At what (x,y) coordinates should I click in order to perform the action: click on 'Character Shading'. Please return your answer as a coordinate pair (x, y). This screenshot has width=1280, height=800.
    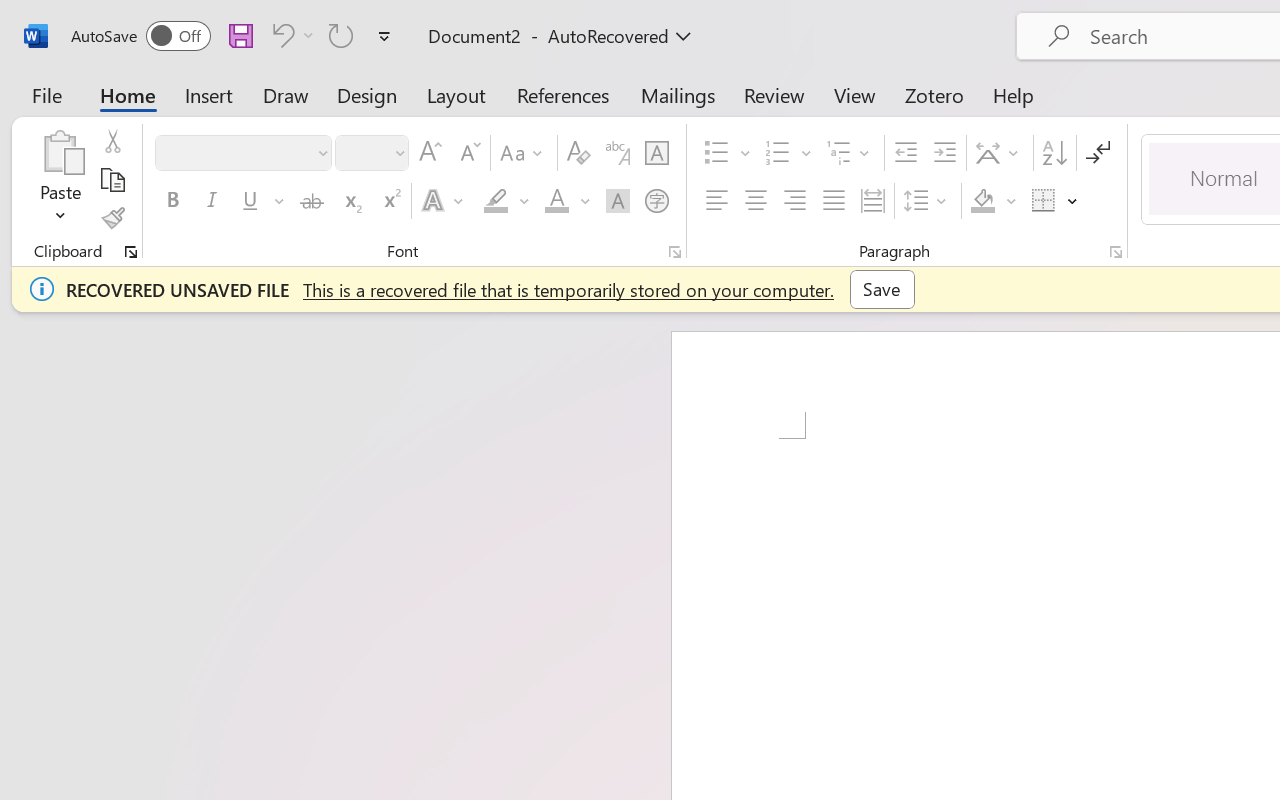
    Looking at the image, I should click on (617, 201).